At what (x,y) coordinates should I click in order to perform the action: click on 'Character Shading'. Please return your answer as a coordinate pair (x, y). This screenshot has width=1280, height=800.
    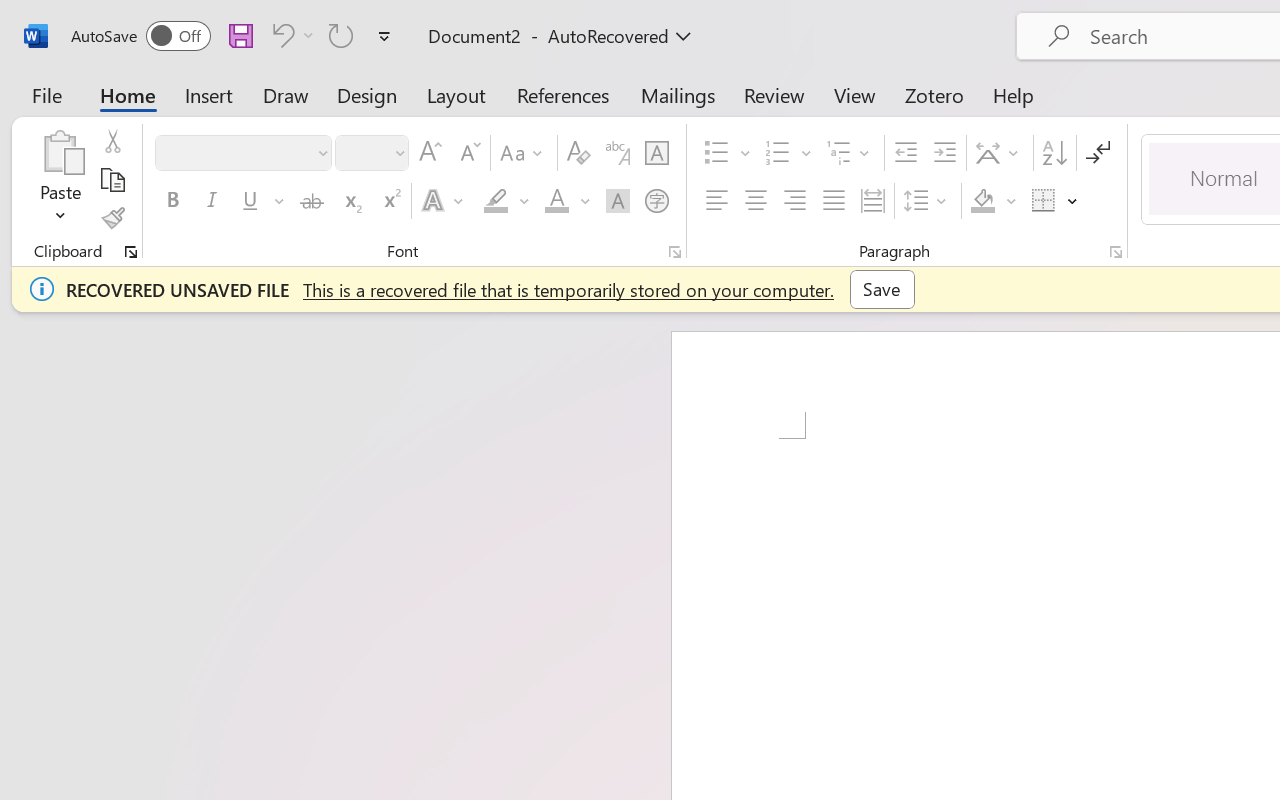
    Looking at the image, I should click on (617, 201).